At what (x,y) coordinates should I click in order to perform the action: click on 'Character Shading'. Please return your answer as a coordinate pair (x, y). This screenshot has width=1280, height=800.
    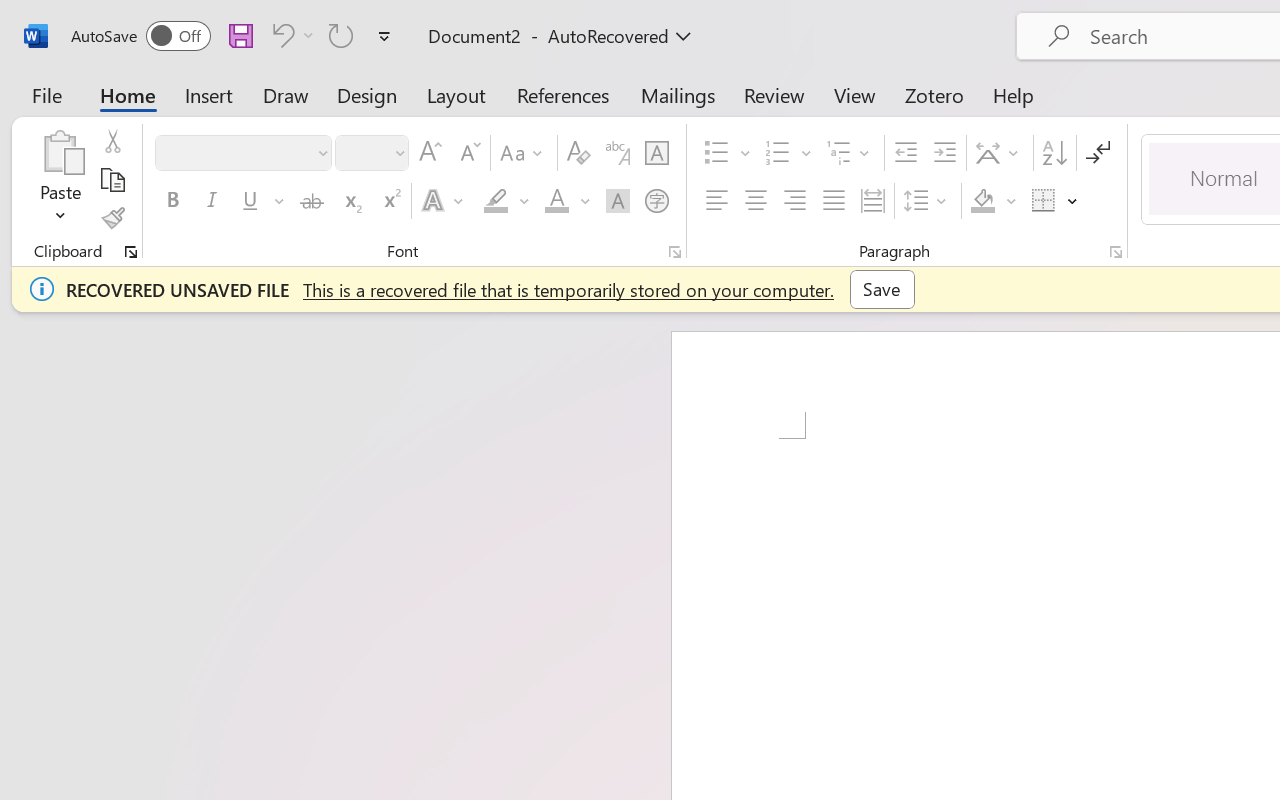
    Looking at the image, I should click on (617, 201).